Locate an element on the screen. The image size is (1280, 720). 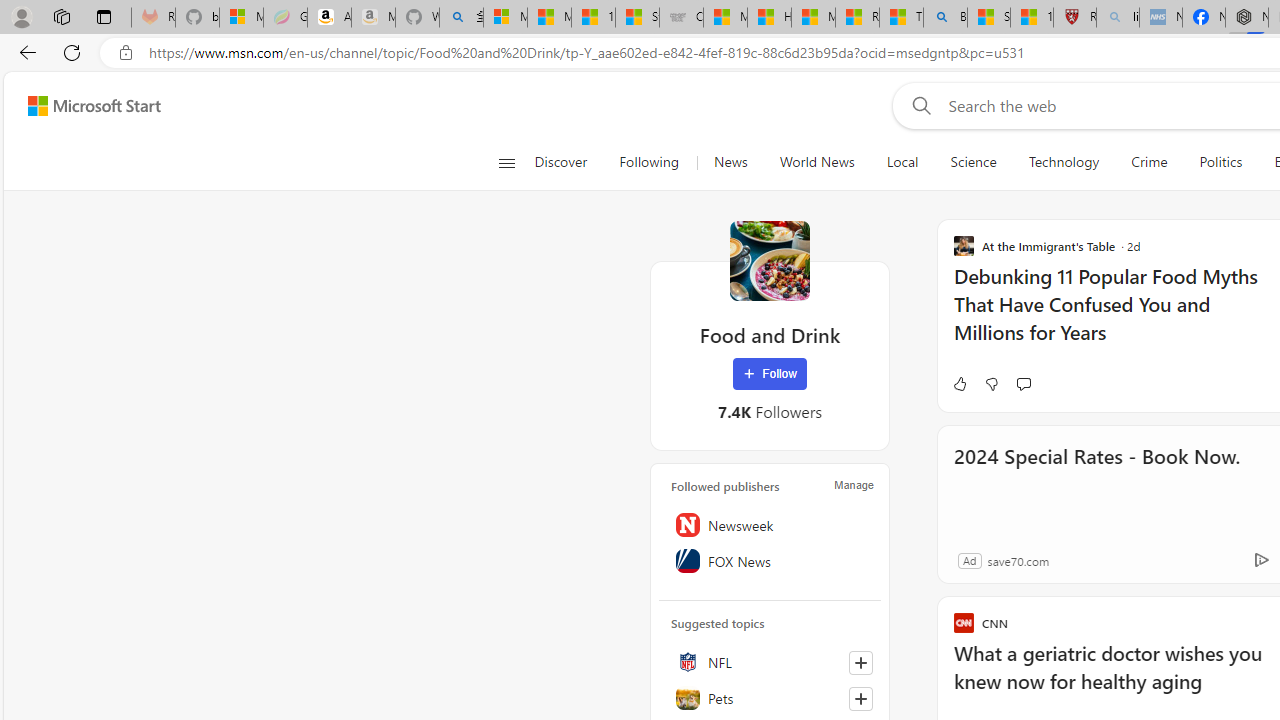
'Follow this topic' is located at coordinates (860, 698).